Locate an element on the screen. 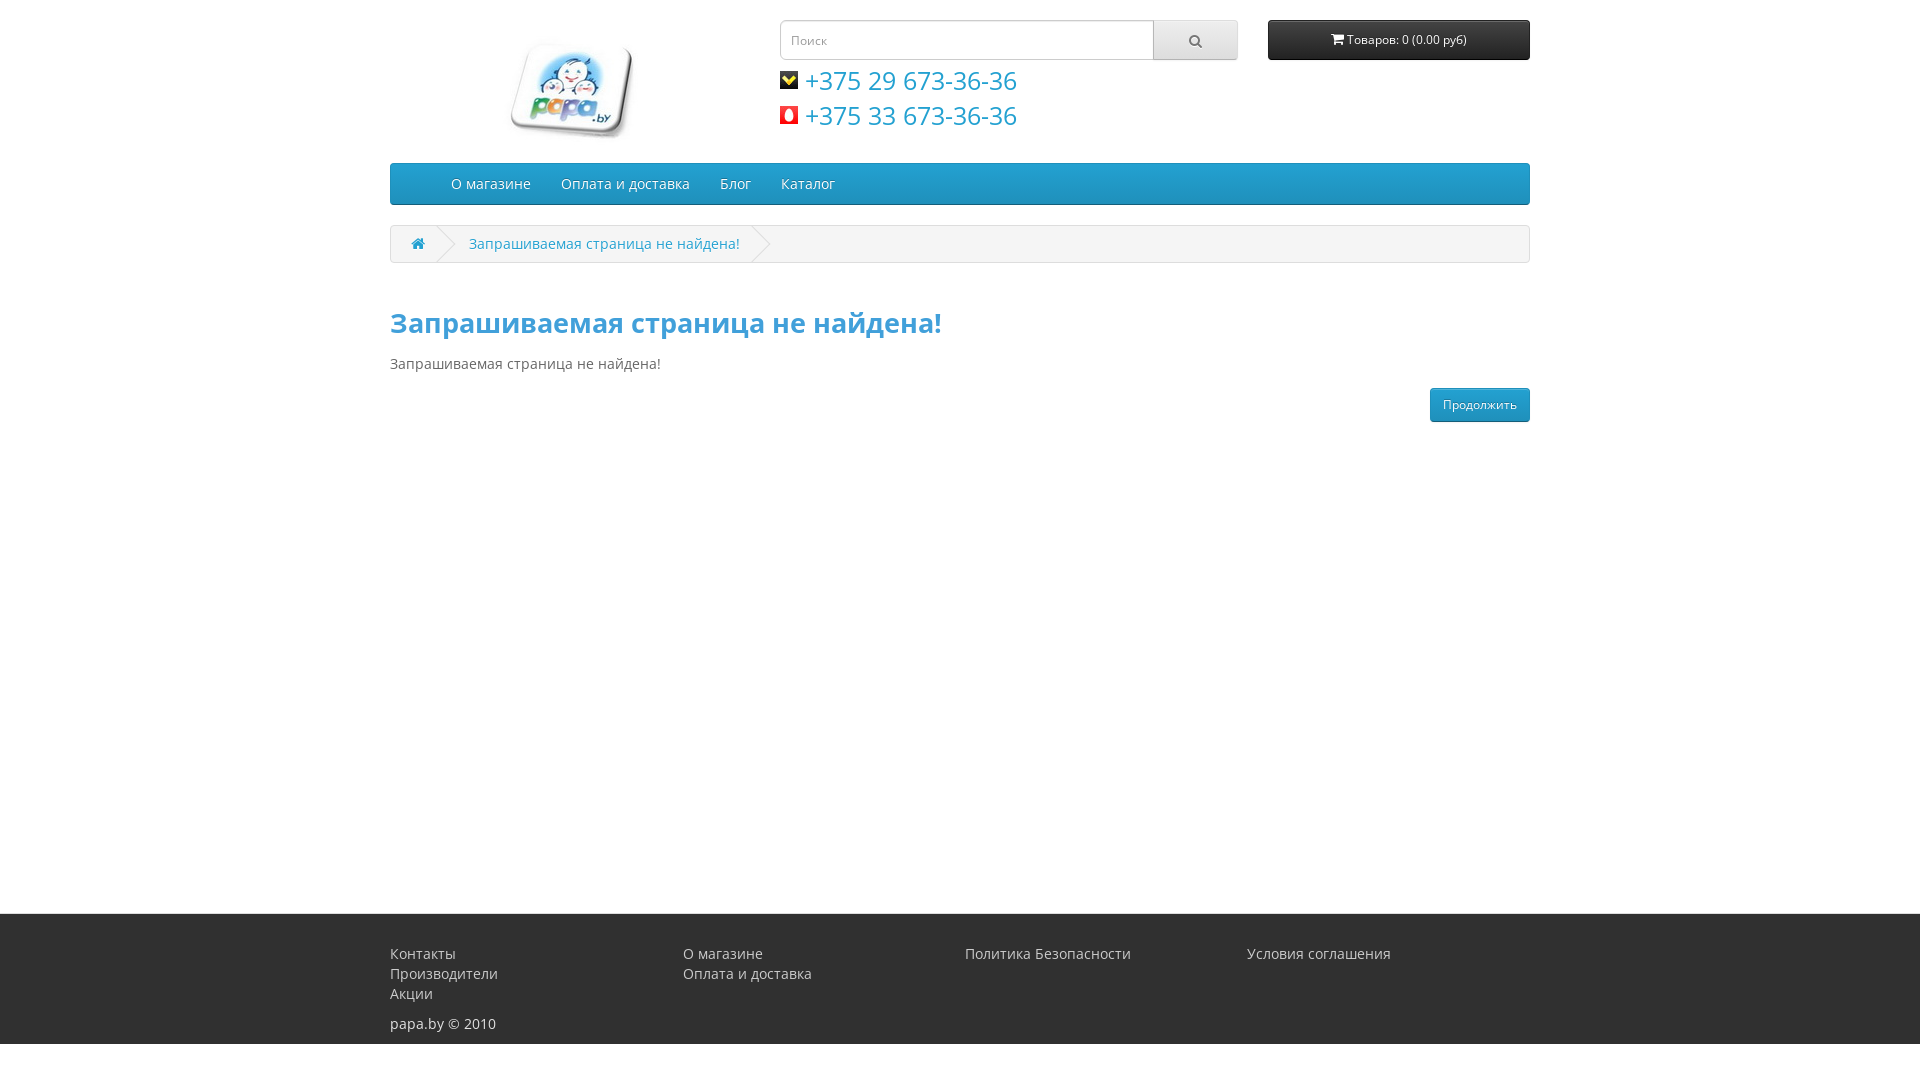 The height and width of the screenshot is (1080, 1920). 'papa.by' is located at coordinates (569, 85).